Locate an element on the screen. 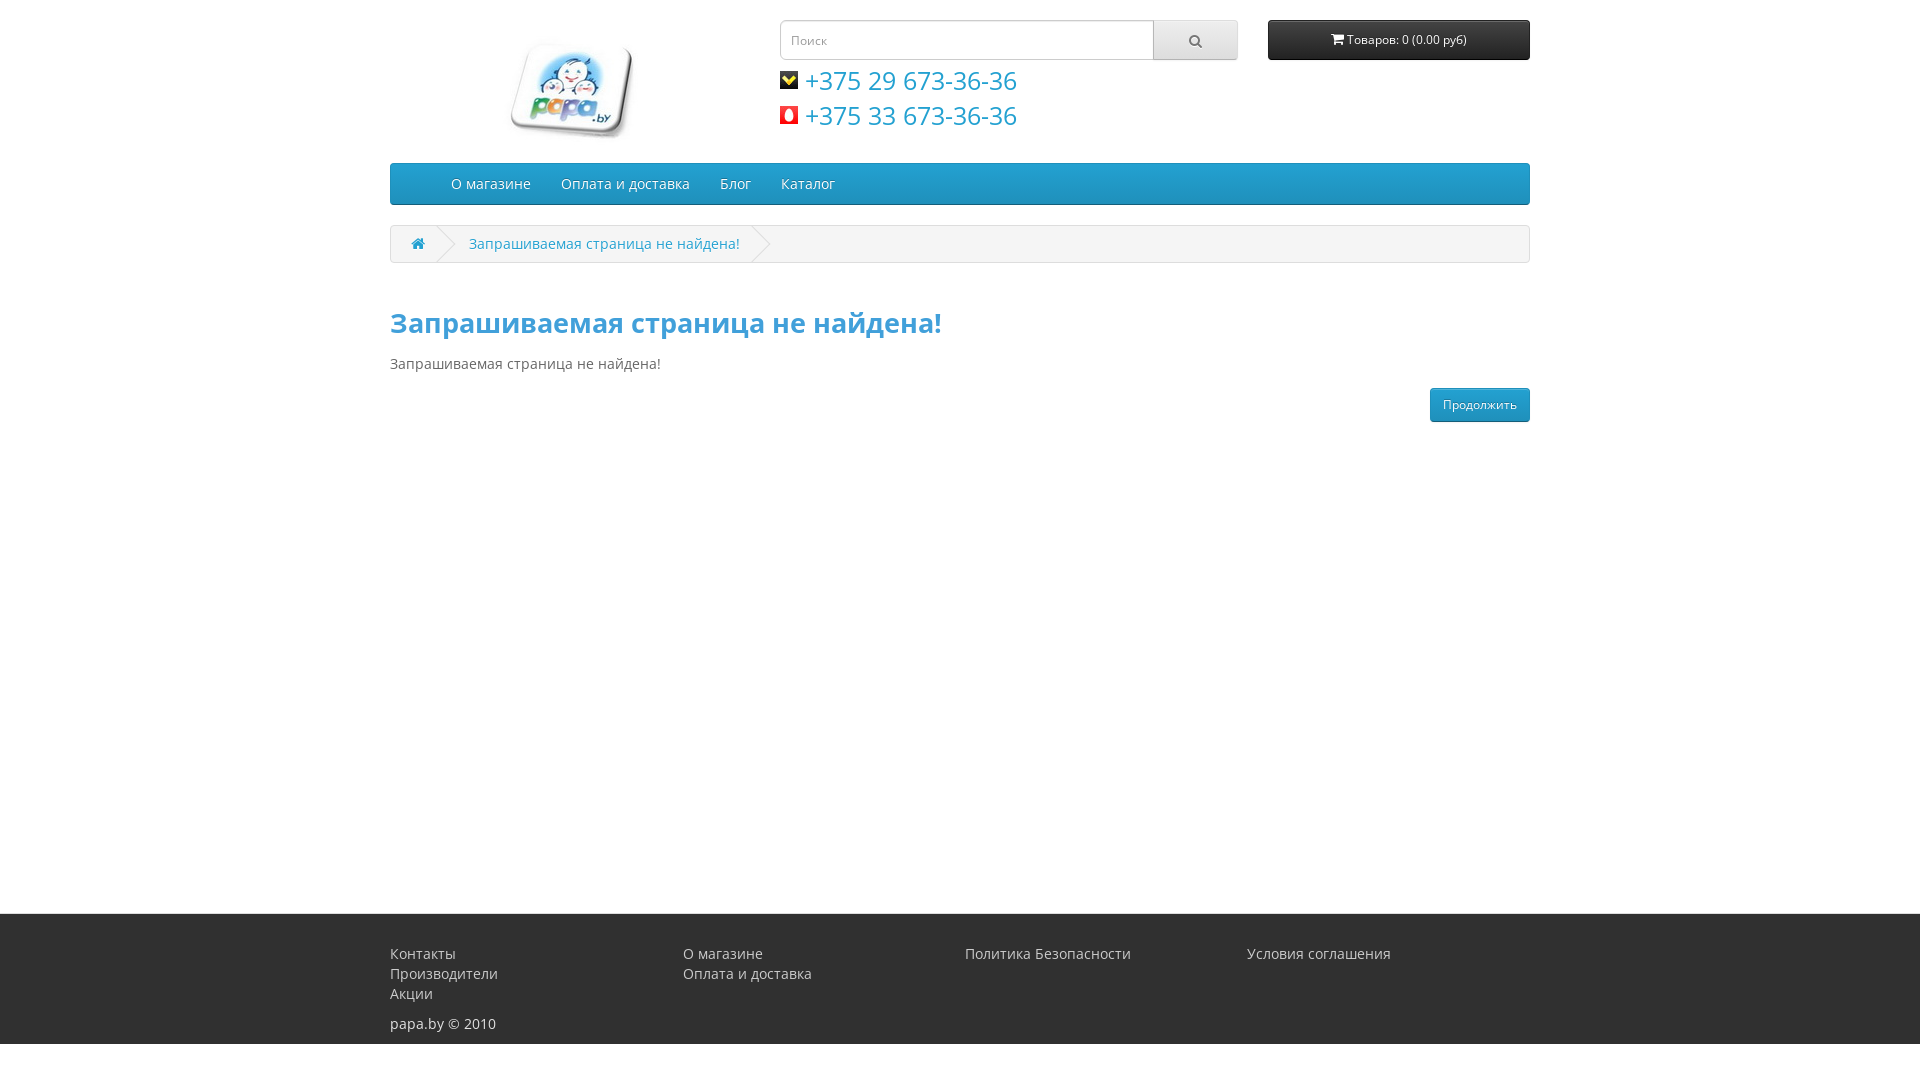 The height and width of the screenshot is (1080, 1920). 'papa.by' is located at coordinates (569, 85).